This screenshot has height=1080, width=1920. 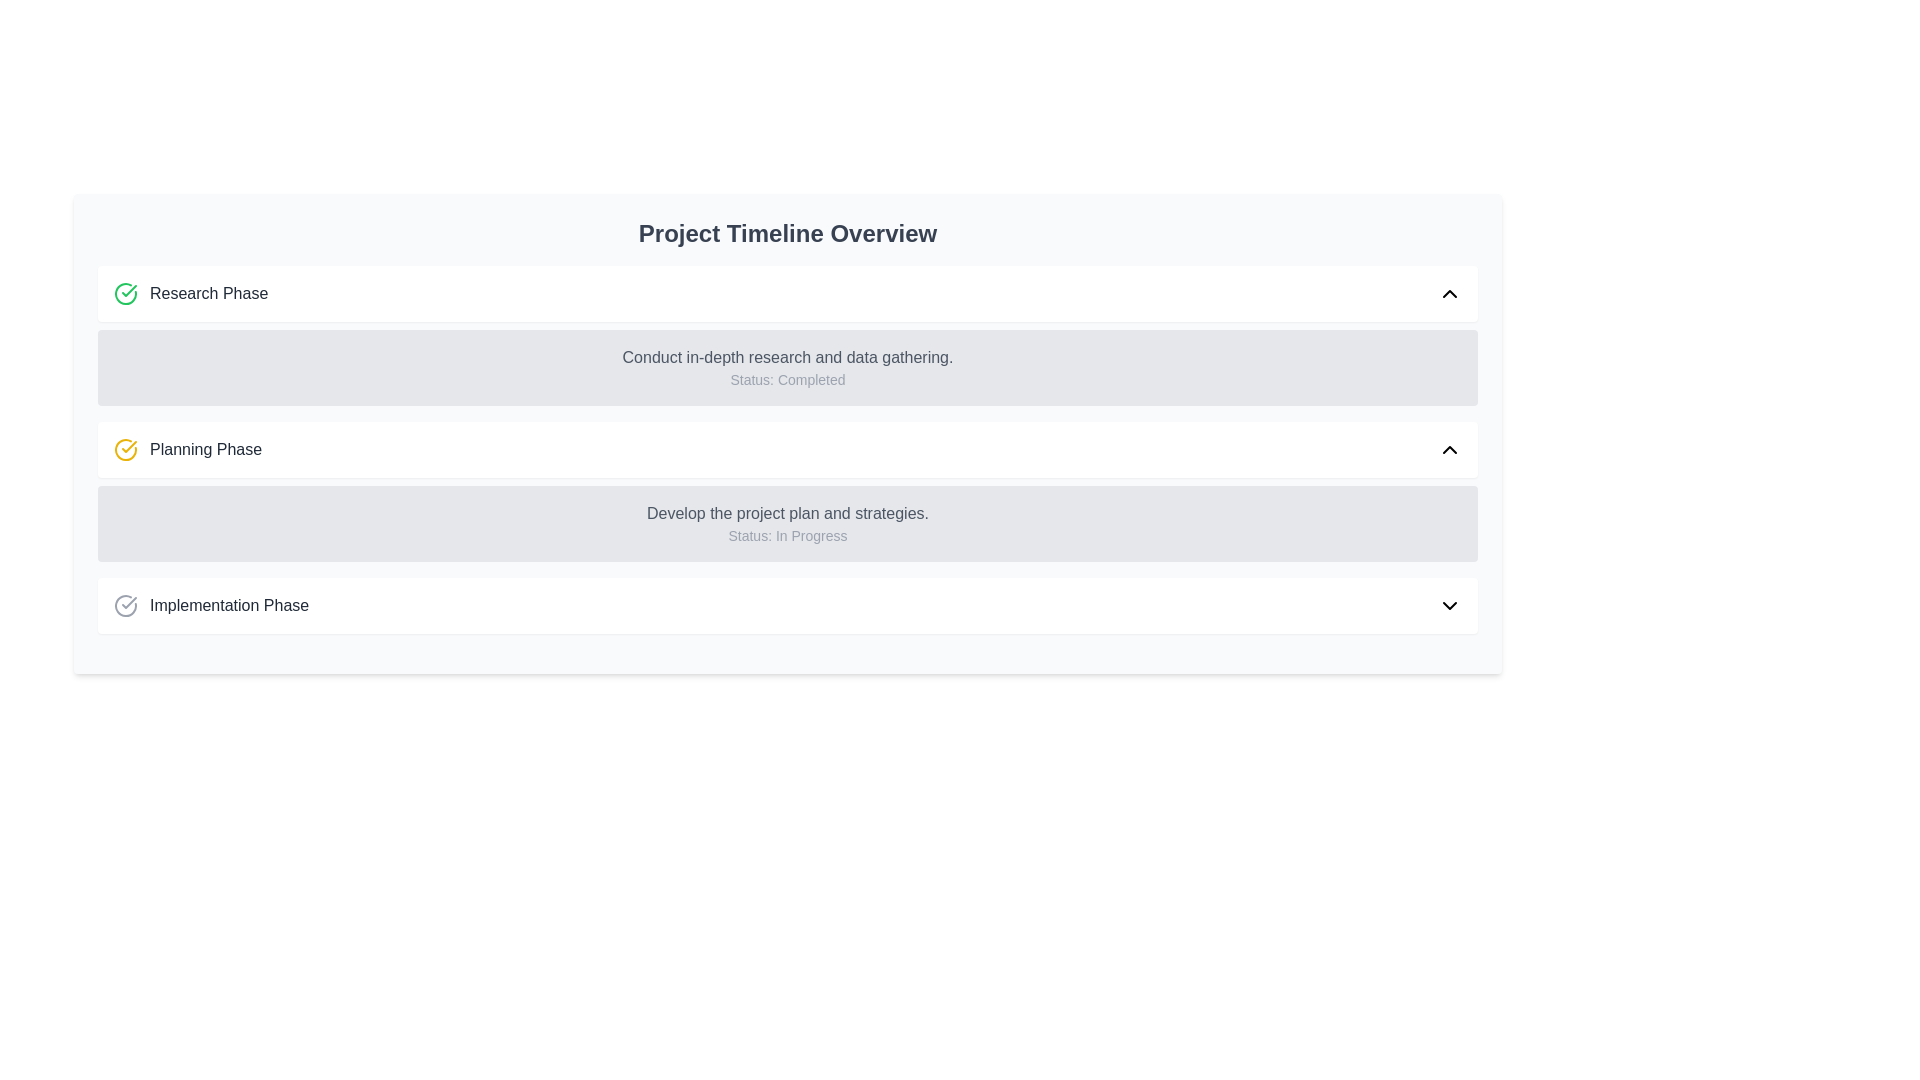 What do you see at coordinates (187, 450) in the screenshot?
I see `text content of the Label with Icon displaying 'Planning Phase', which is located in the second row of the 'Project Timeline Overview' section` at bounding box center [187, 450].